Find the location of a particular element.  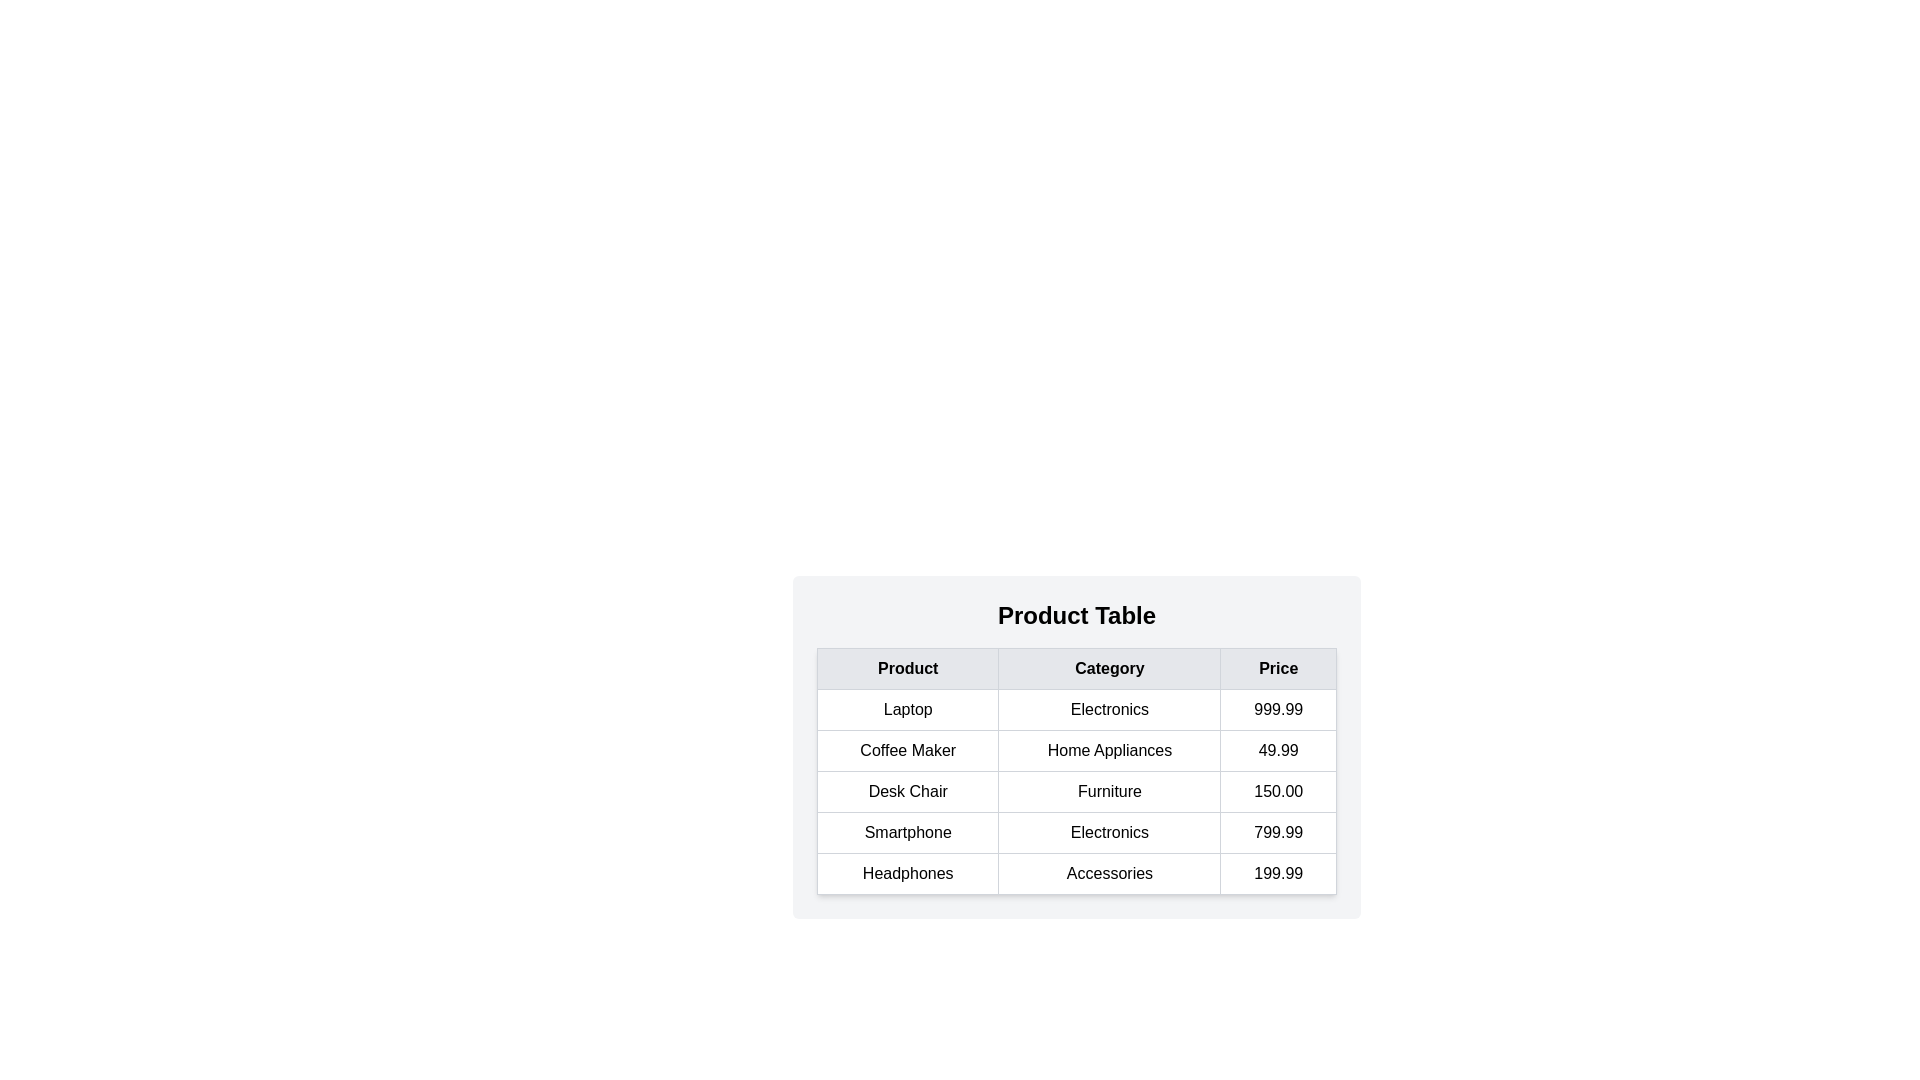

the third row of the table displaying the product 'Desk Chair' in order is located at coordinates (1075, 790).